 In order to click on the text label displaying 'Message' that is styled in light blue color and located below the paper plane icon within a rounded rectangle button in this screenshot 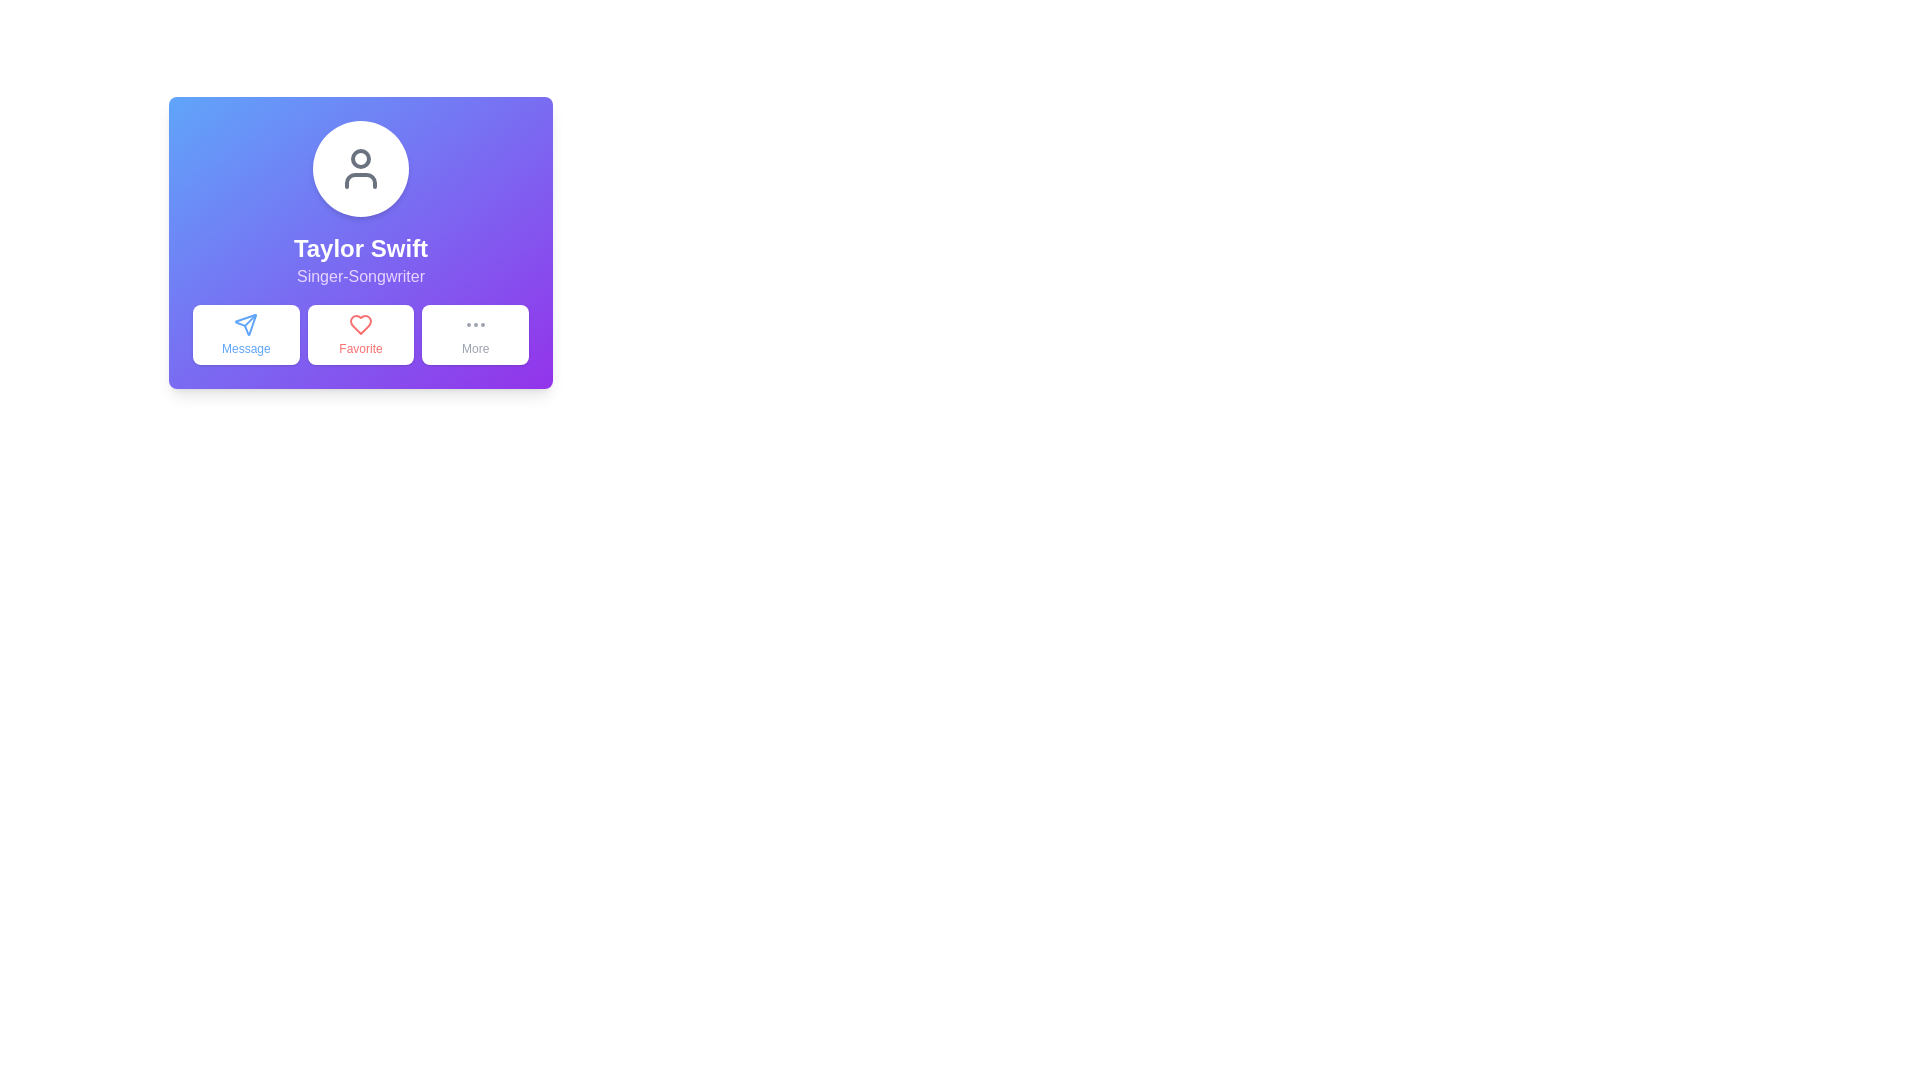, I will do `click(245, 347)`.